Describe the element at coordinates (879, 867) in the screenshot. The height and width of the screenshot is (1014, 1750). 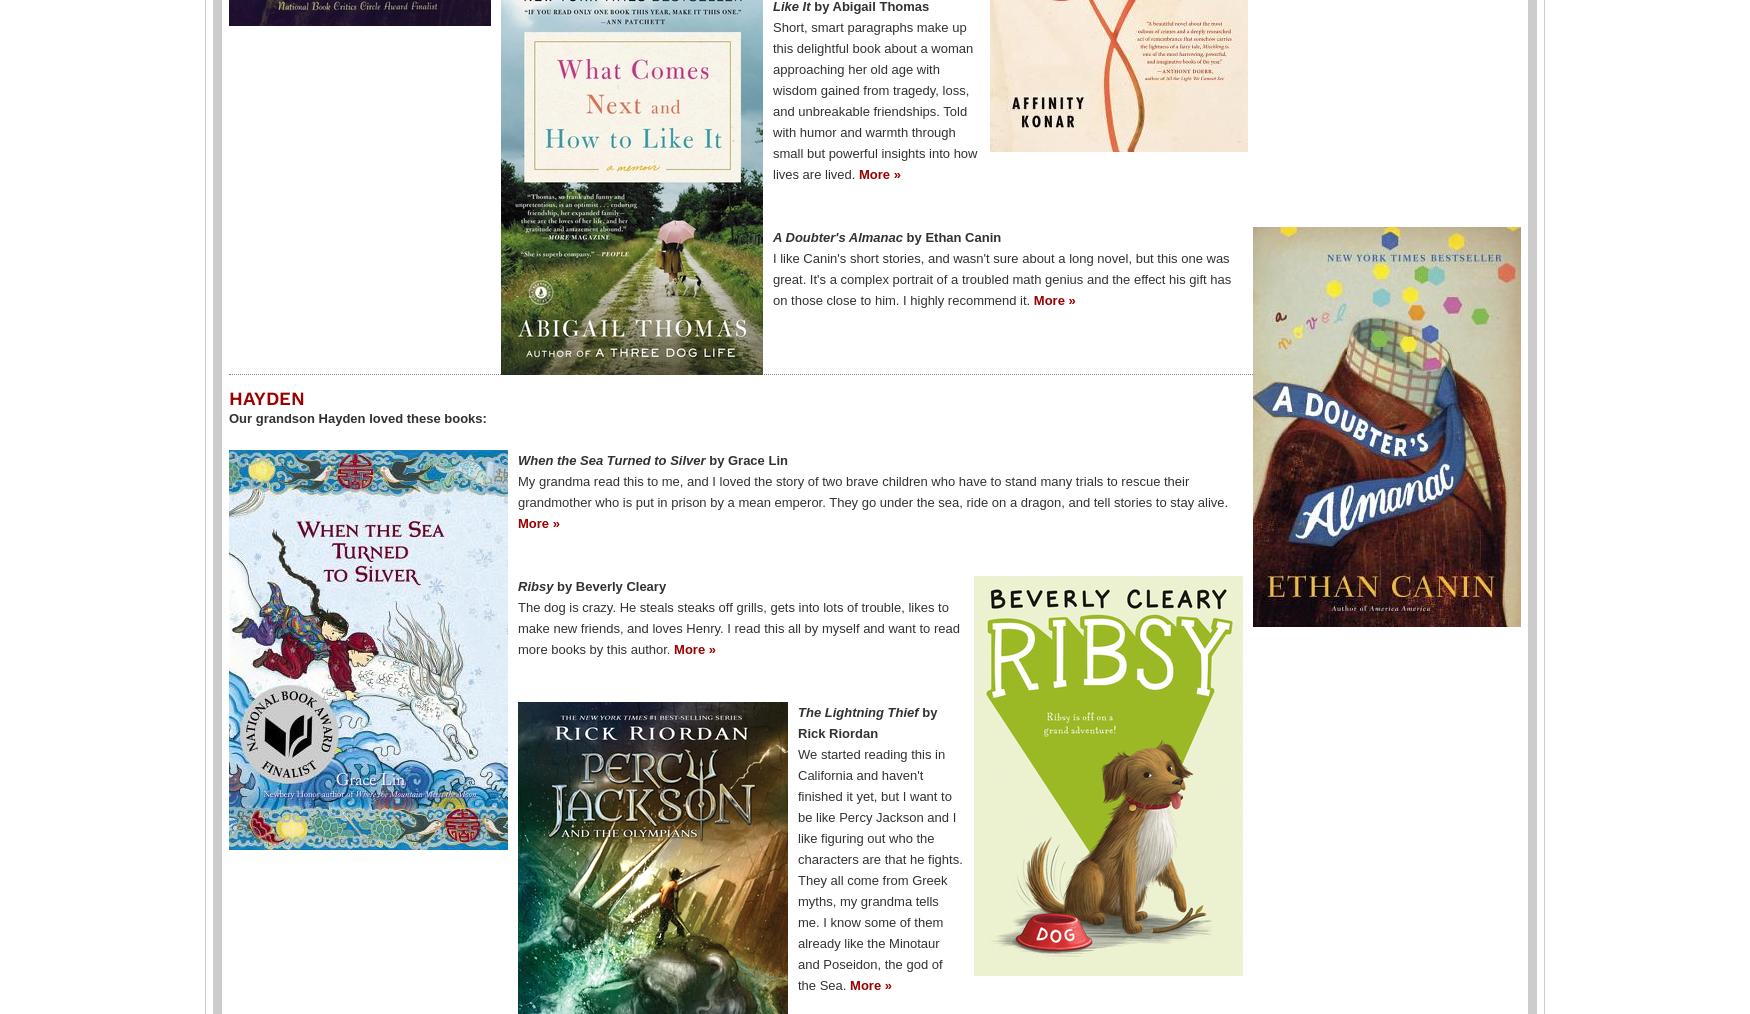
I see `'We started reading this in California and haven't finished it yet, but I want to be like Percy Jackson and I like figuring out who the characters are that he fights. They all come from Greek myths, my grandma tells me. I know some of them already like the Minotaur and Poseidon, the god of the Sea.'` at that location.